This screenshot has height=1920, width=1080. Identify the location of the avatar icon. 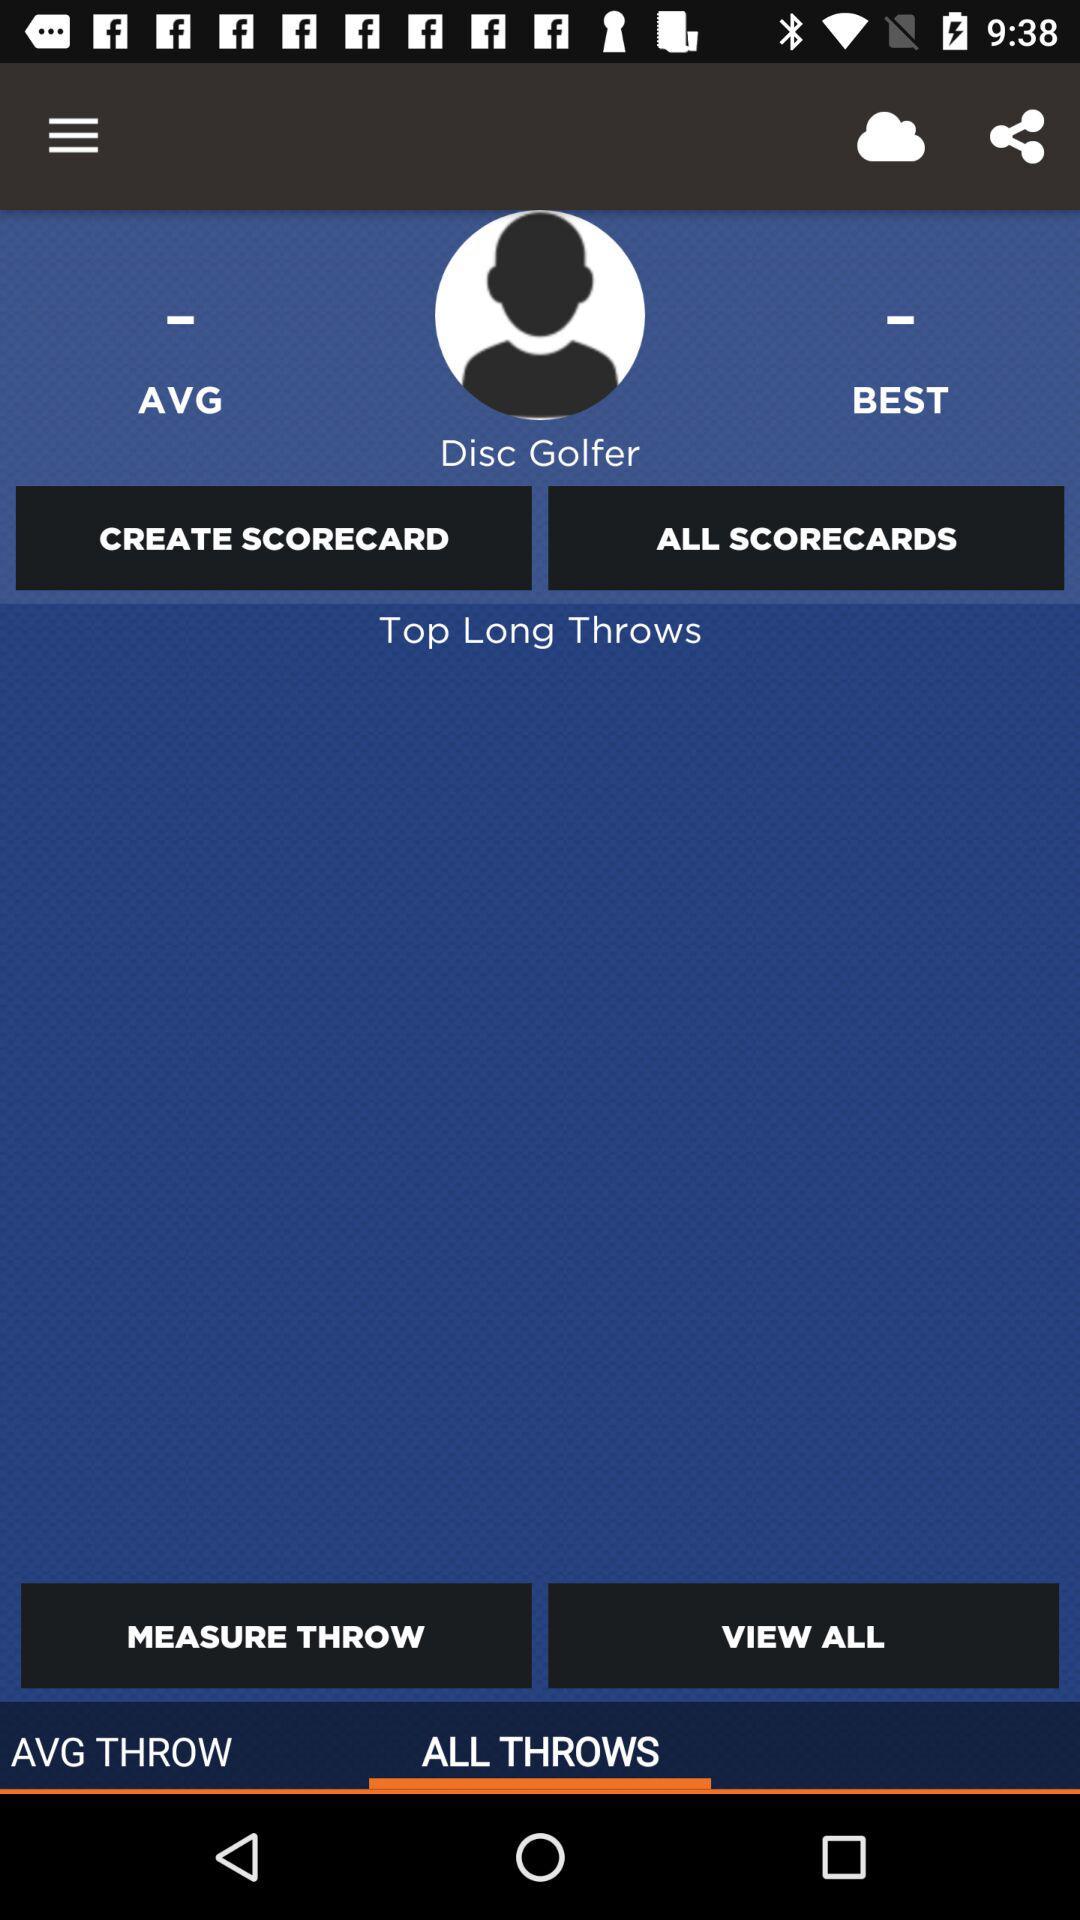
(540, 314).